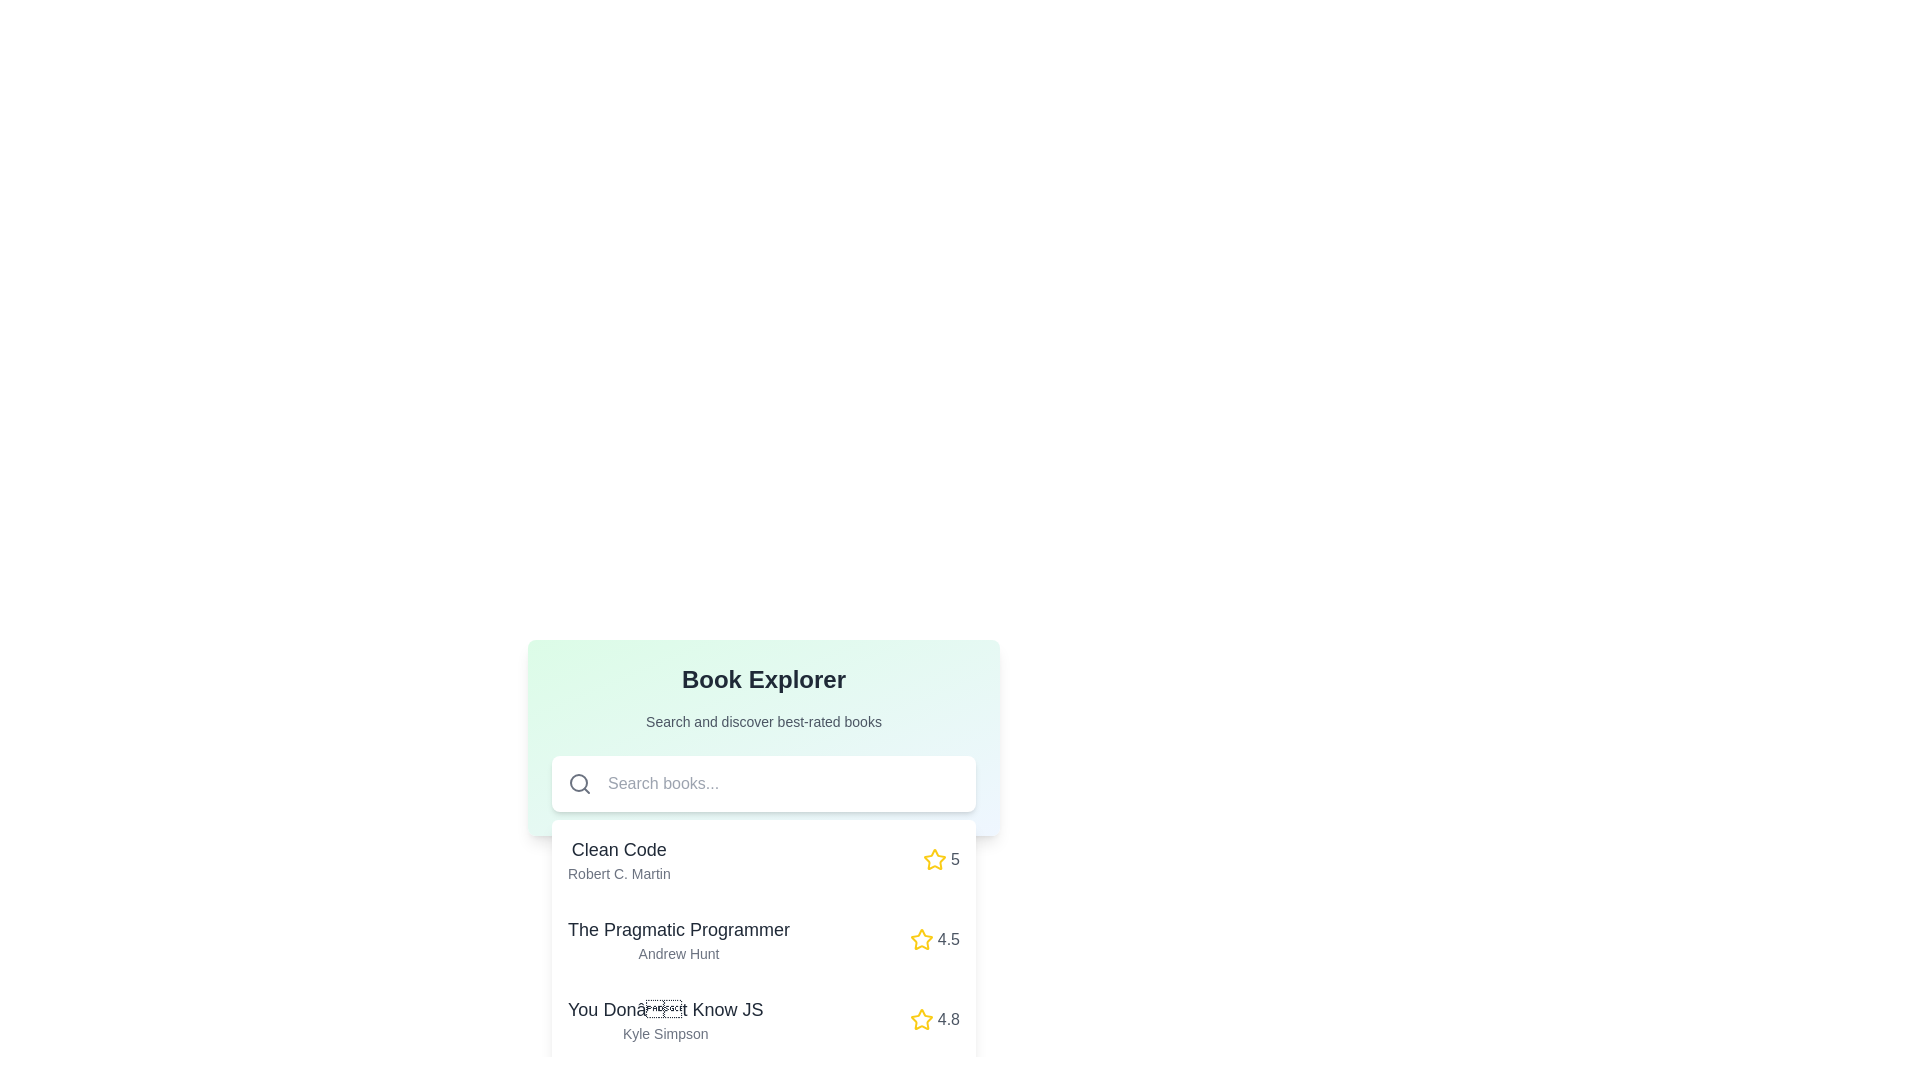  Describe the element at coordinates (940, 859) in the screenshot. I see `the rating value displayed by the yellow star icon and the number '5' in the first book entry 'Clean Code' of the 'Book Explorer' list` at that location.